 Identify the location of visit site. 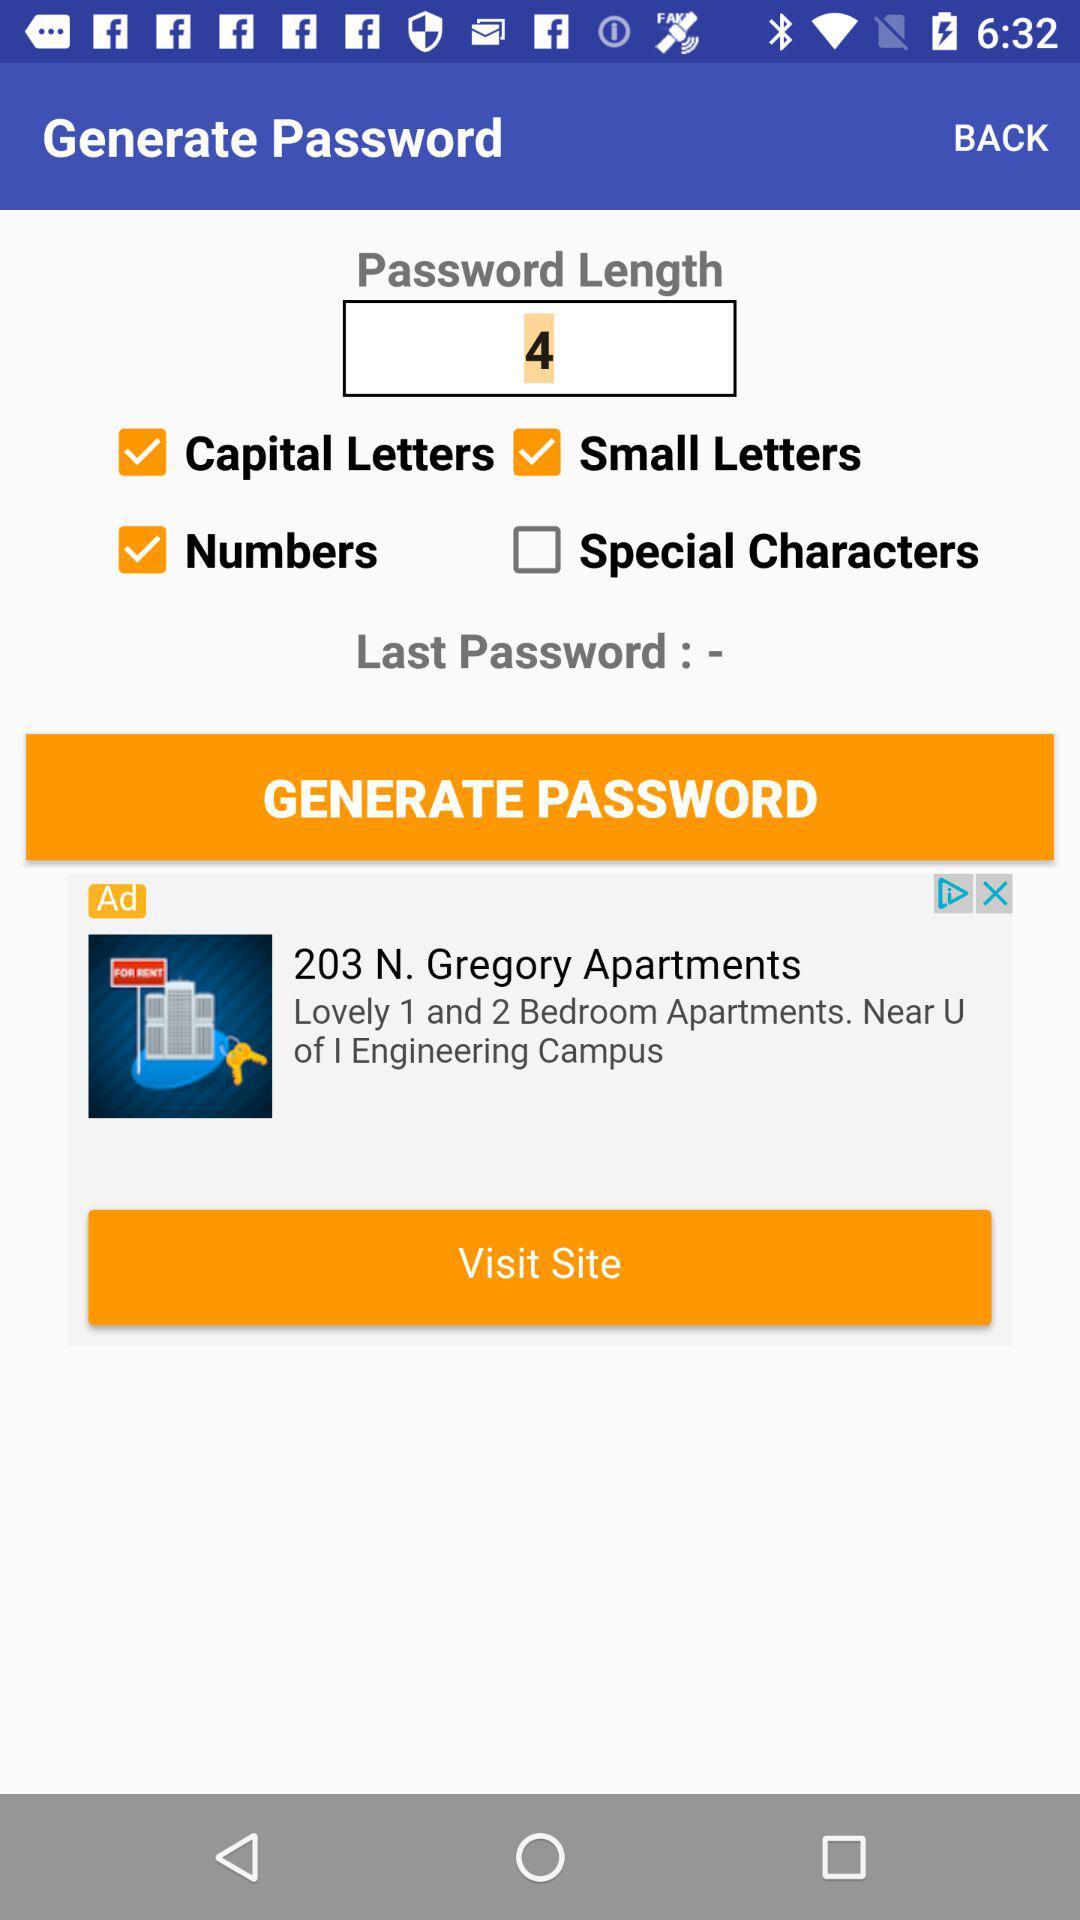
(540, 1108).